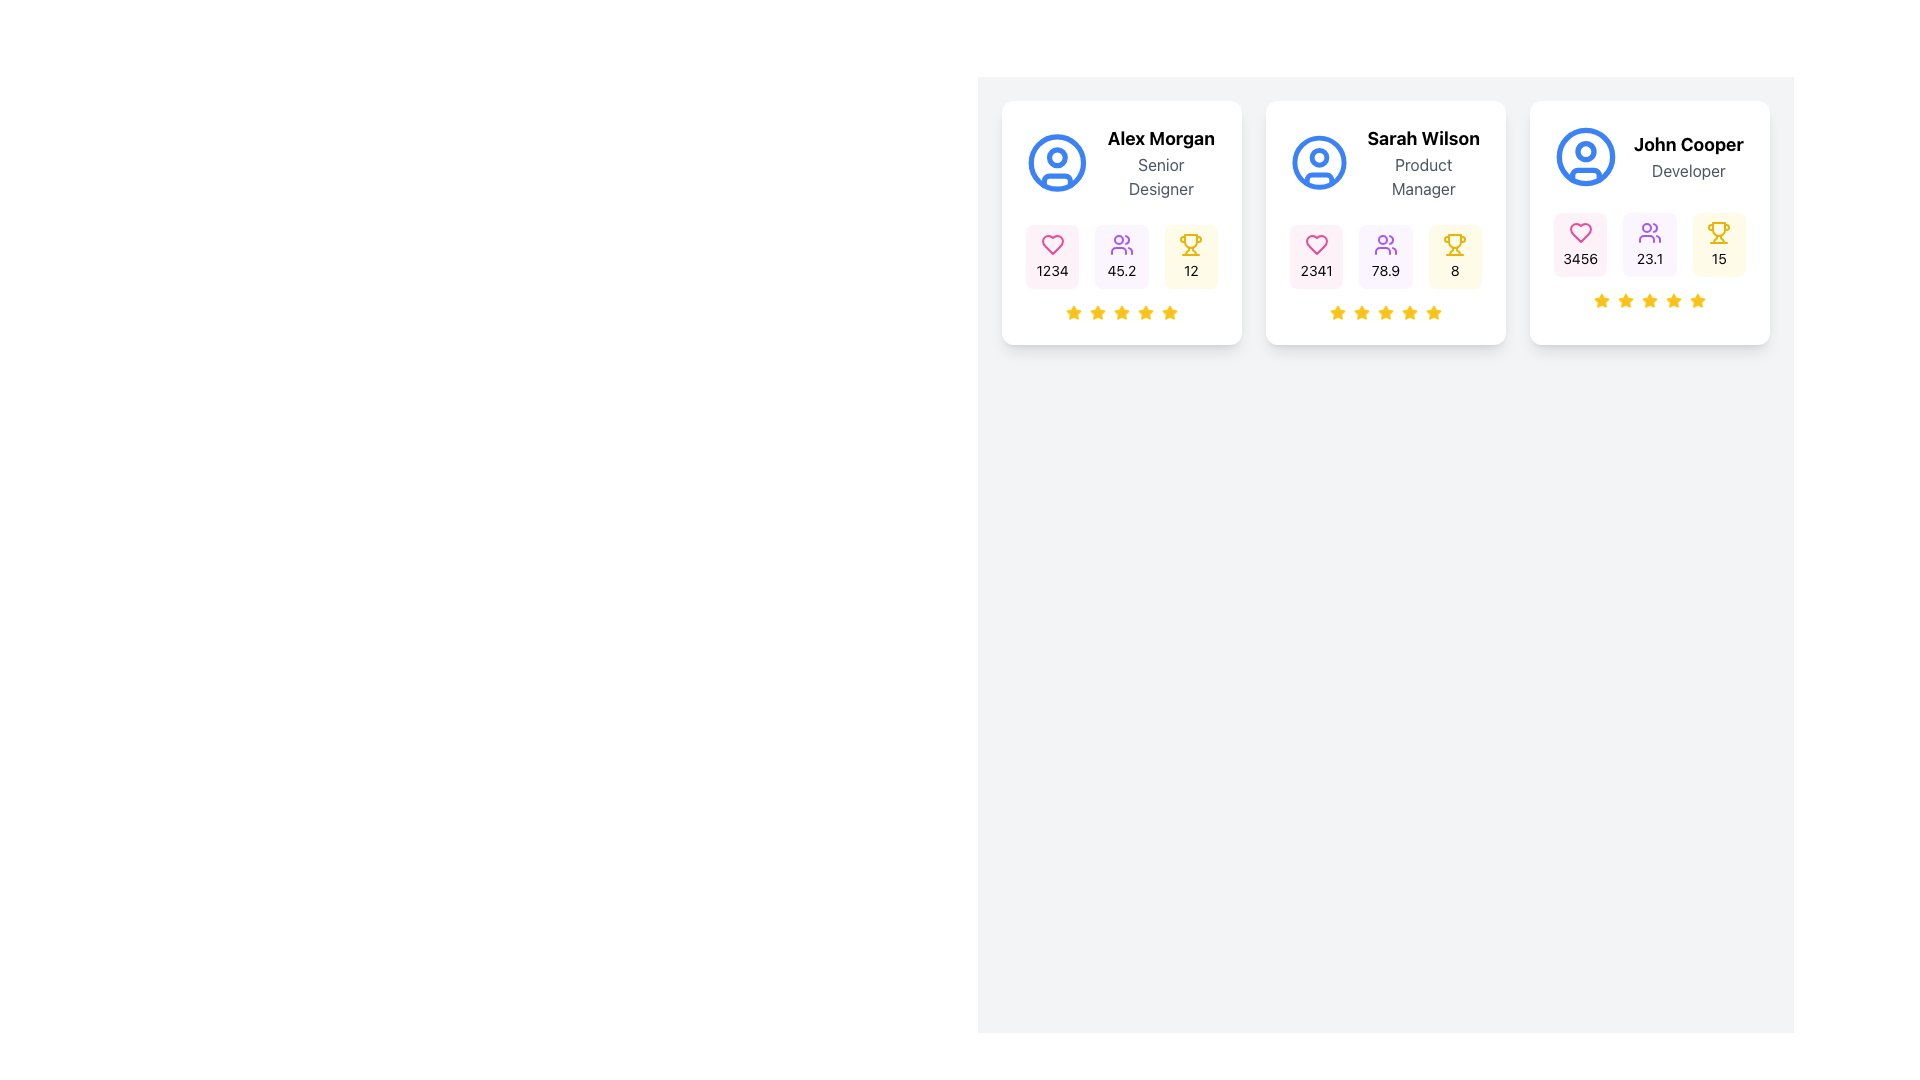 Image resolution: width=1920 pixels, height=1080 pixels. Describe the element at coordinates (1097, 312) in the screenshot. I see `the third star icon in the rating section of the first user profile card to modify its visibility` at that location.